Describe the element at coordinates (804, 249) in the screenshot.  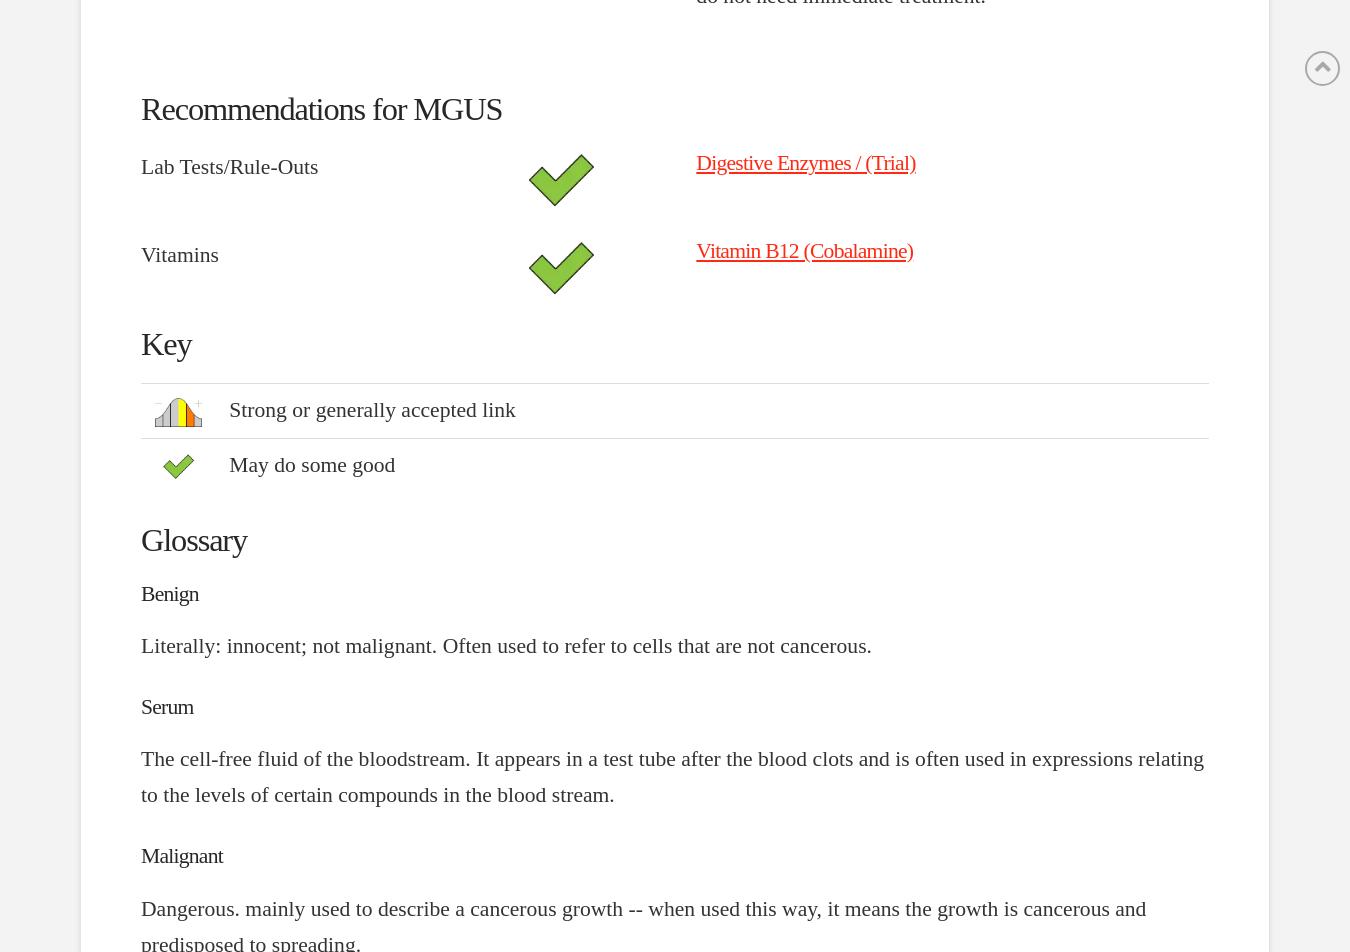
I see `'Vitamin B12 (Cobalamine)'` at that location.